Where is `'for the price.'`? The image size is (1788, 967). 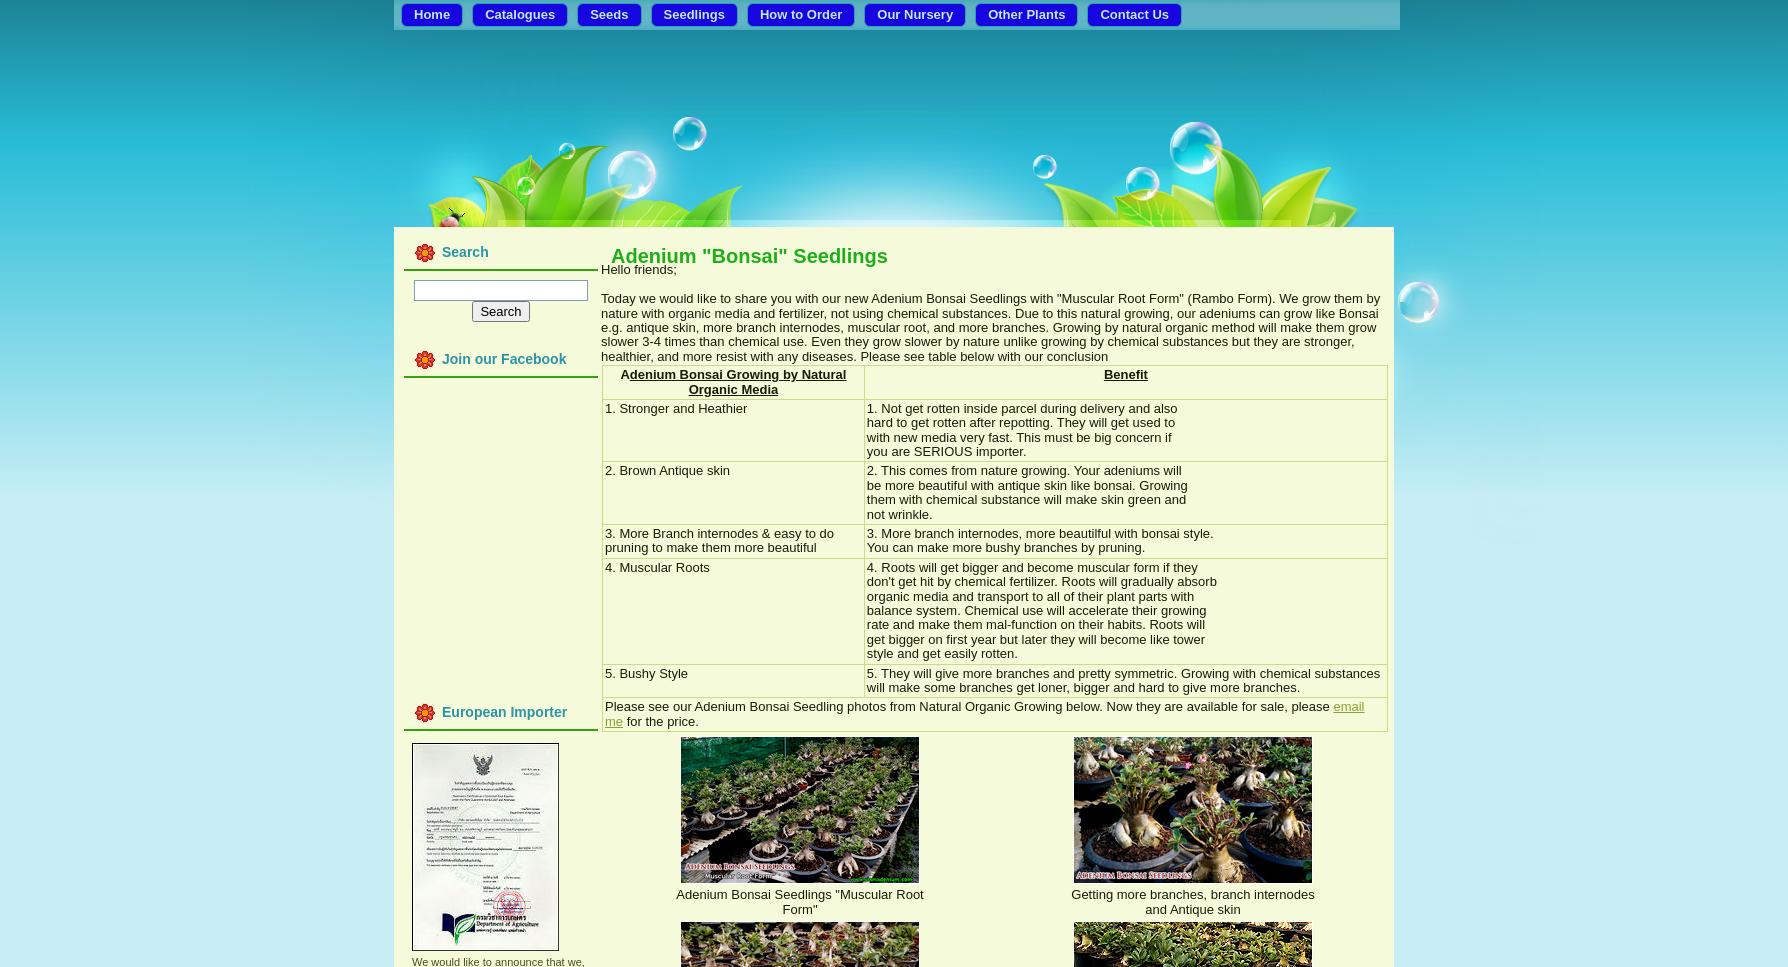 'for the price.' is located at coordinates (660, 719).